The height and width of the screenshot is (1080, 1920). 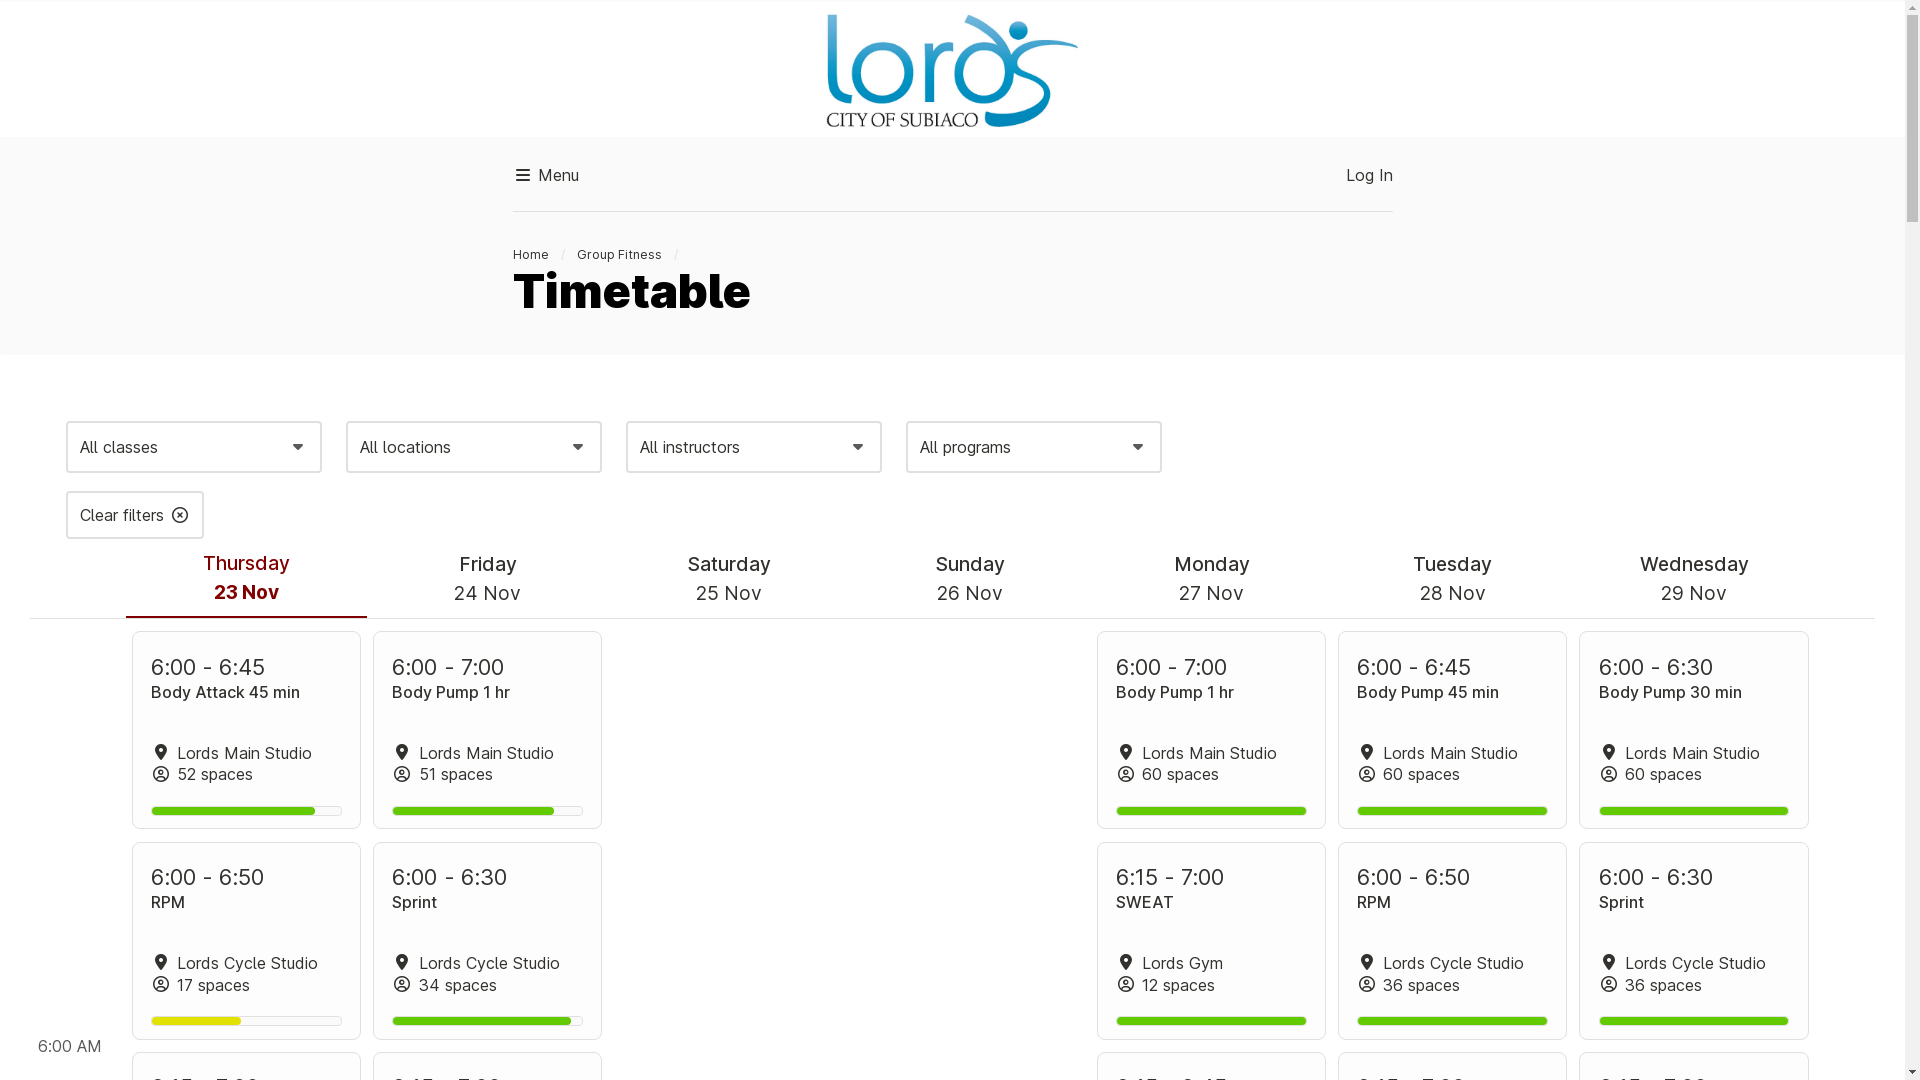 I want to click on 'Body Pump 1 hr, so click(x=1210, y=729).